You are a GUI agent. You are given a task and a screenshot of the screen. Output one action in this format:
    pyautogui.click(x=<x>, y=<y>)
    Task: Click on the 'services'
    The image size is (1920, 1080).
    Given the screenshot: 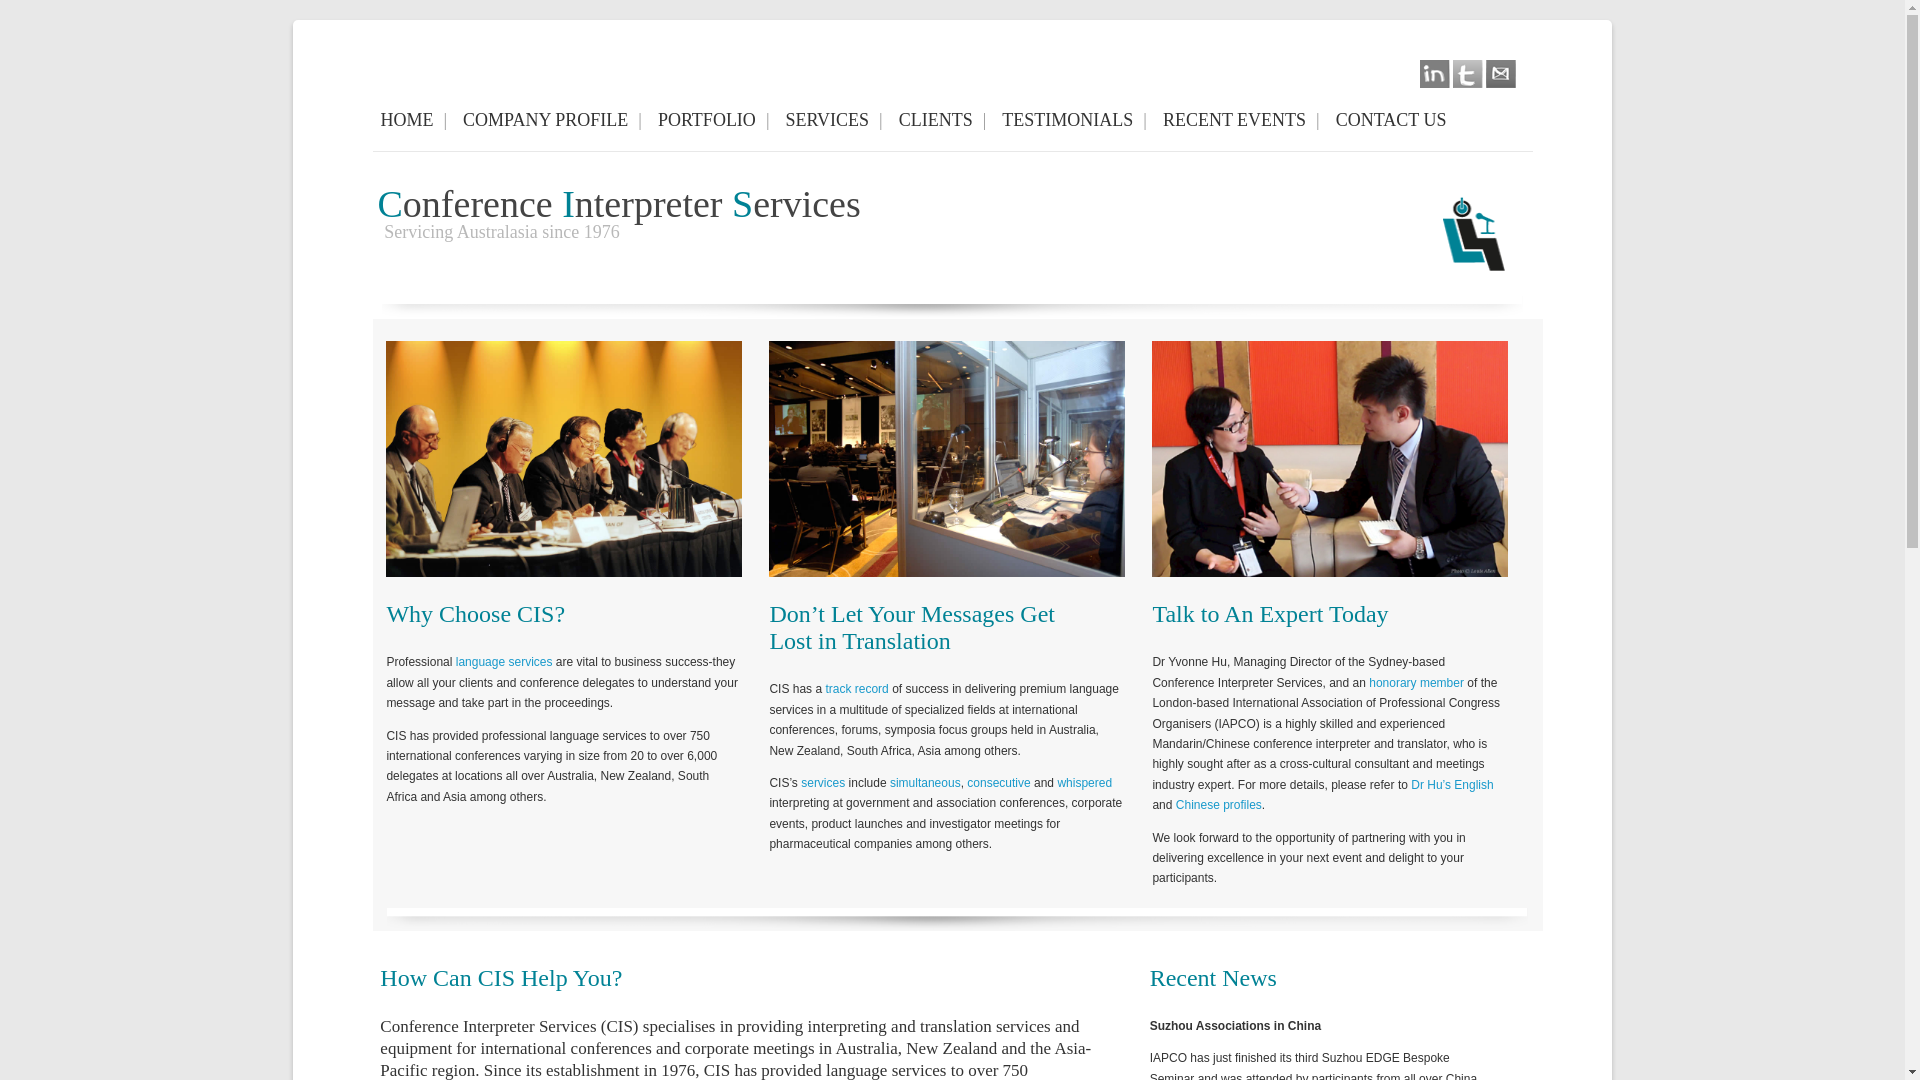 What is the action you would take?
    pyautogui.click(x=822, y=782)
    